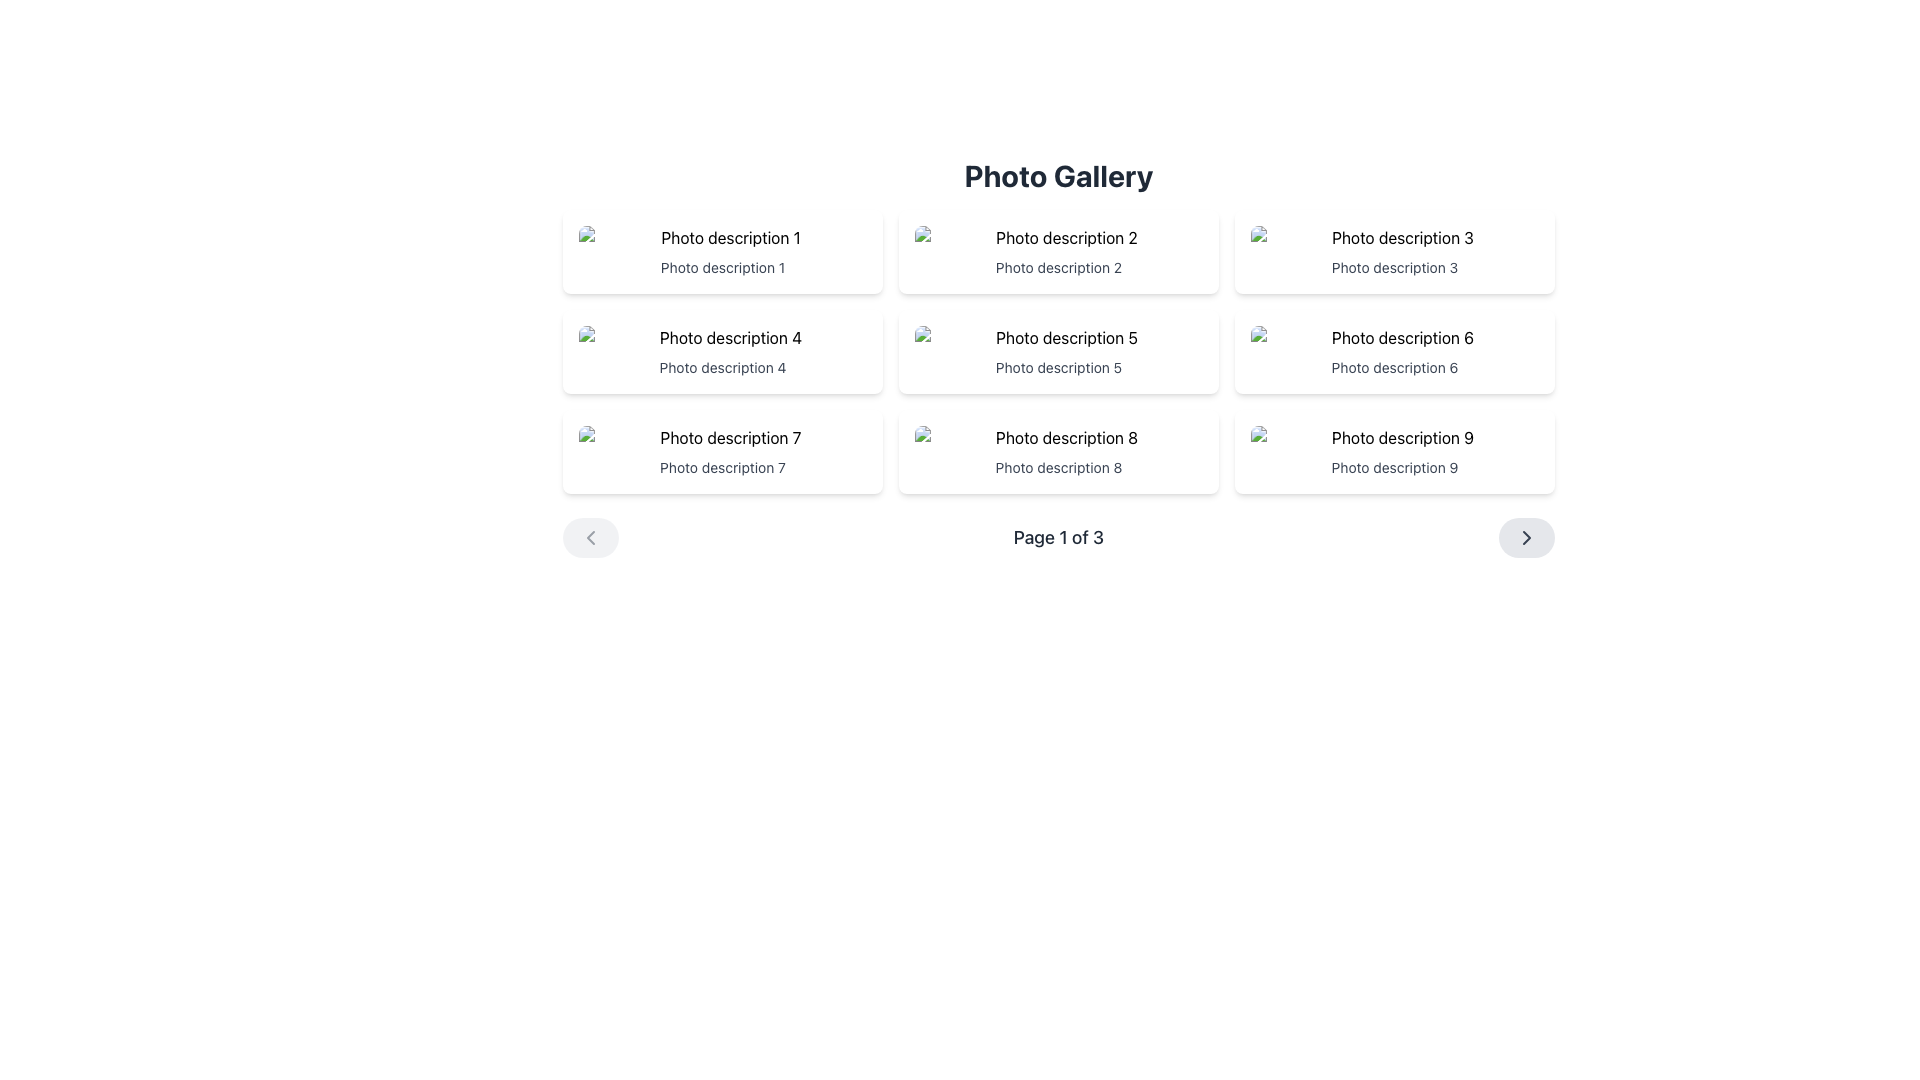  I want to click on the circular button with a light gray background and dark gray chevron pointing right, located on the right side of the pagination bar below the gallery, so click(1525, 536).